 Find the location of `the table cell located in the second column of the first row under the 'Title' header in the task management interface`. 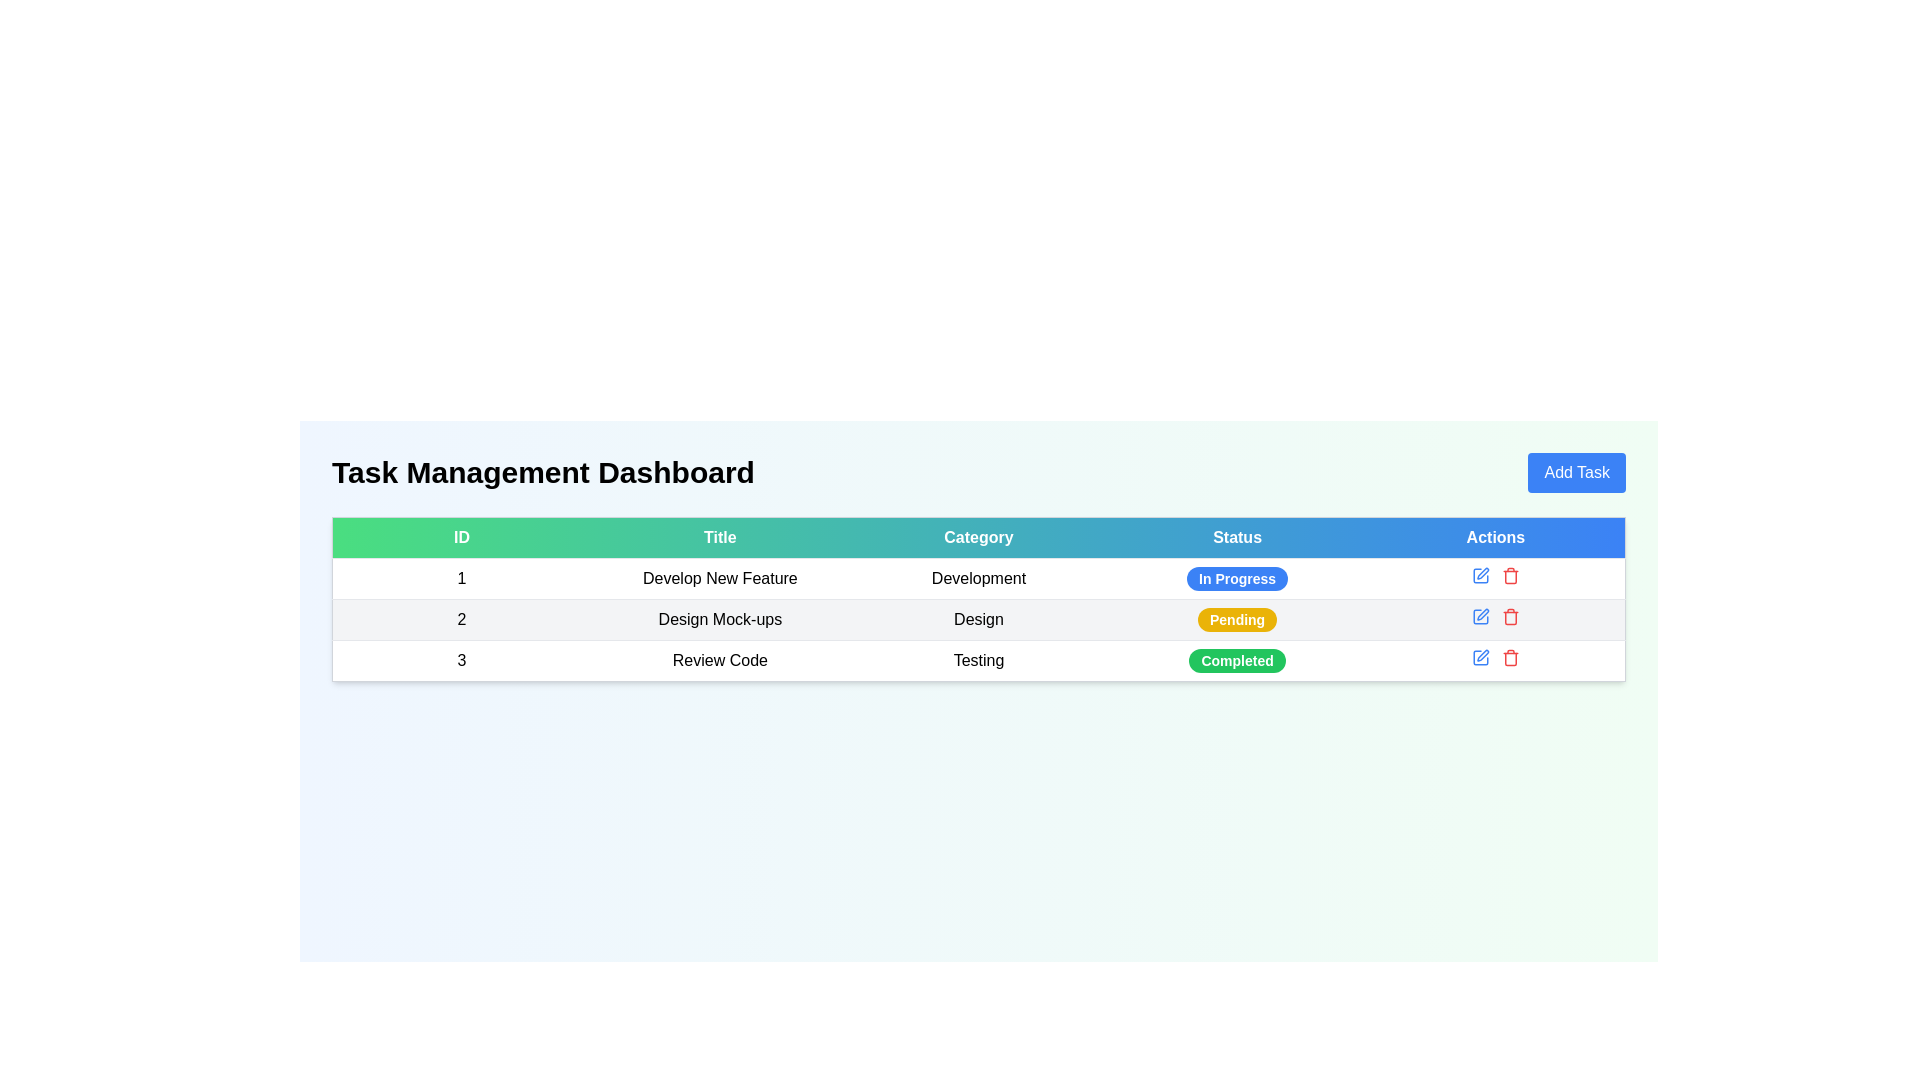

the table cell located in the second column of the first row under the 'Title' header in the task management interface is located at coordinates (720, 578).